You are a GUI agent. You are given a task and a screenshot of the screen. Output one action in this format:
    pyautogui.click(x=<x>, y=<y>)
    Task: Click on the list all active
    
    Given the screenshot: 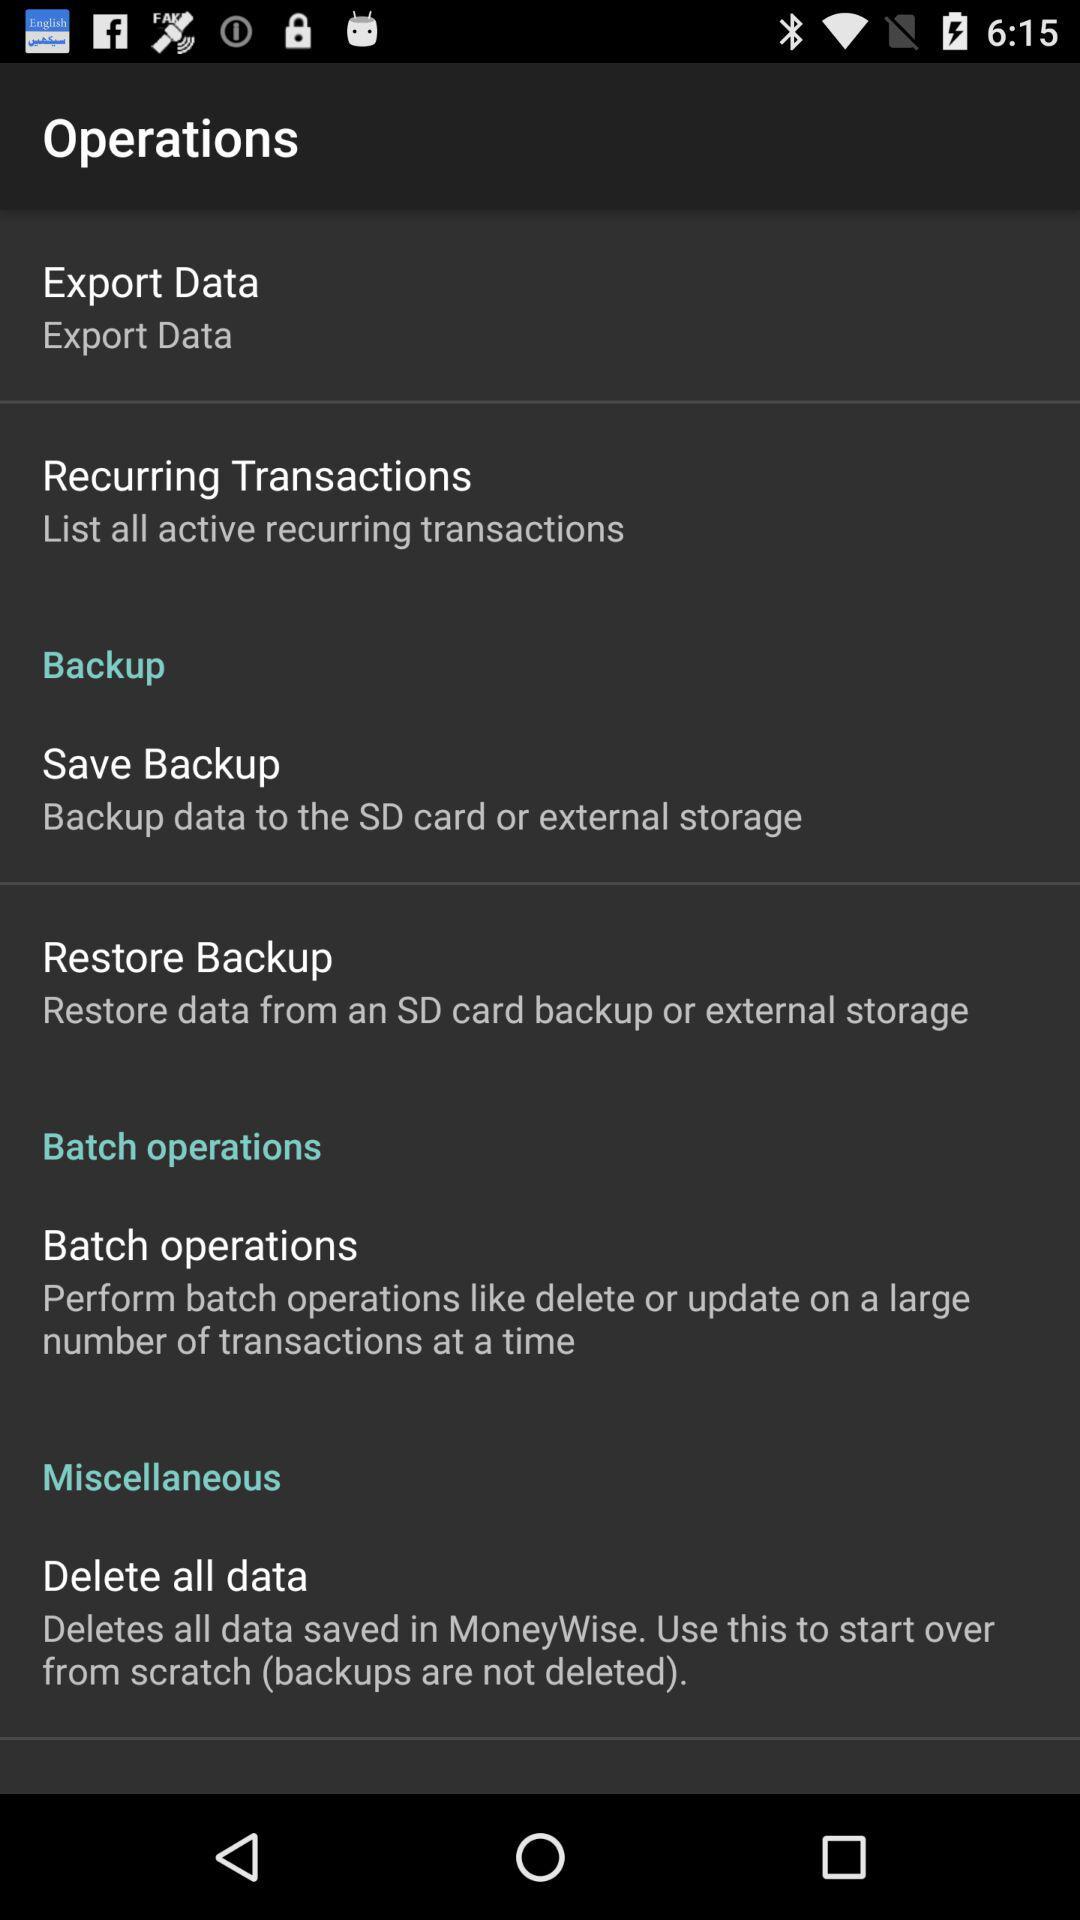 What is the action you would take?
    pyautogui.click(x=332, y=527)
    